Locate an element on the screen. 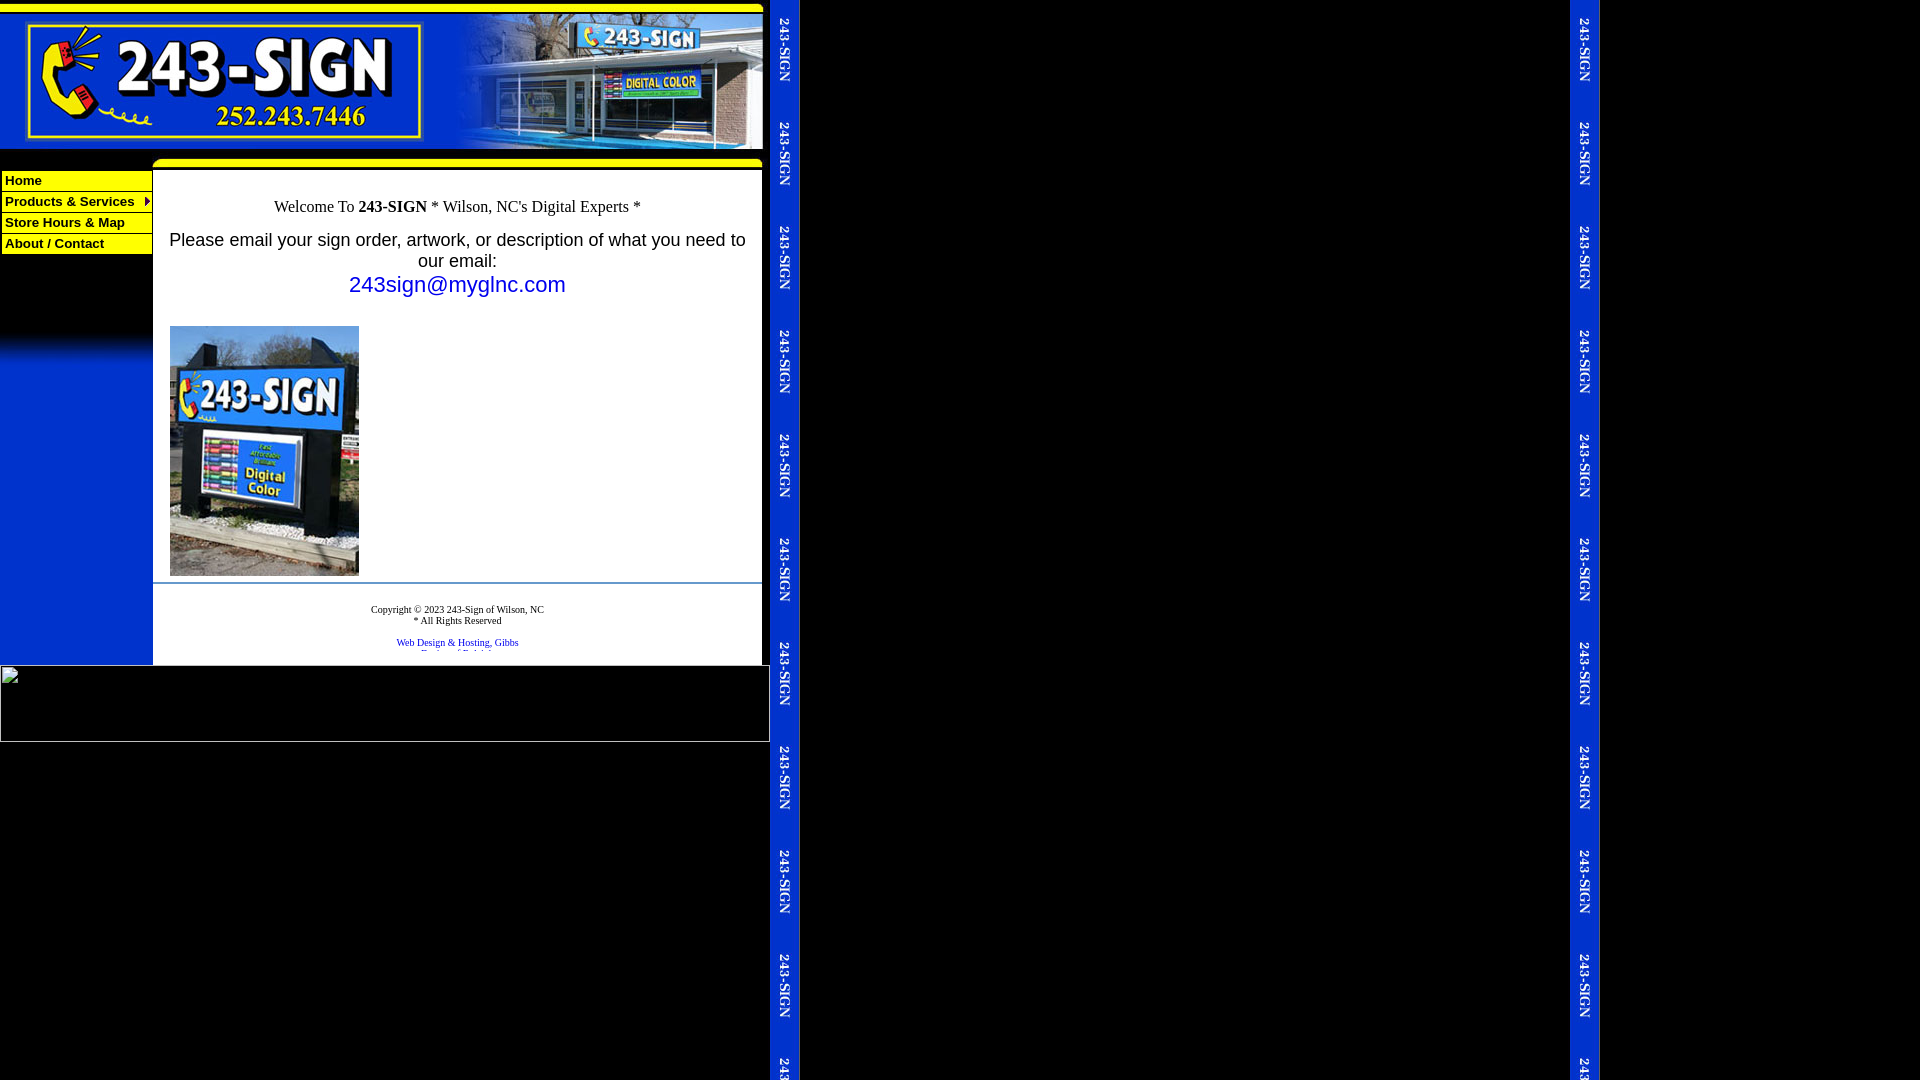  '243sign@myglnc.com' is located at coordinates (349, 284).